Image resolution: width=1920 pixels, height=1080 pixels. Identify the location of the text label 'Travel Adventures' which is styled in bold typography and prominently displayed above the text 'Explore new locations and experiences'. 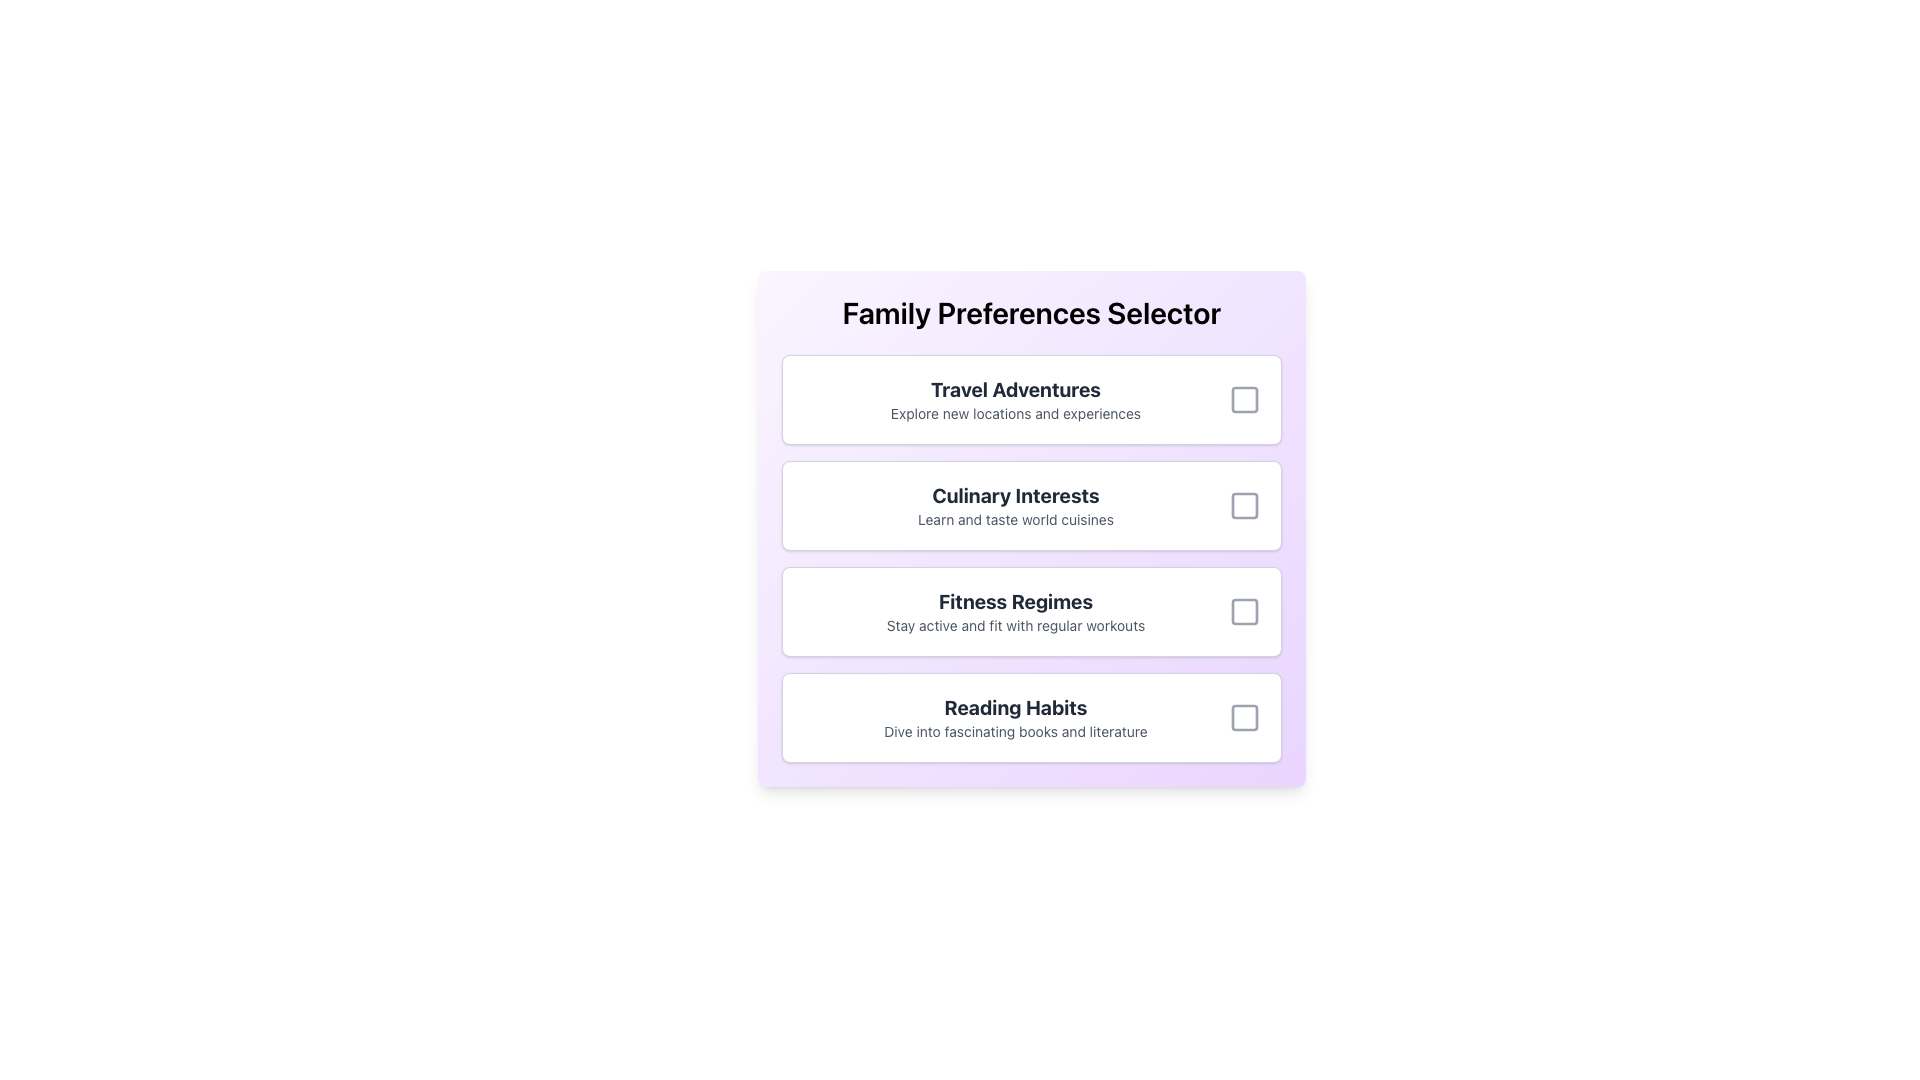
(1016, 389).